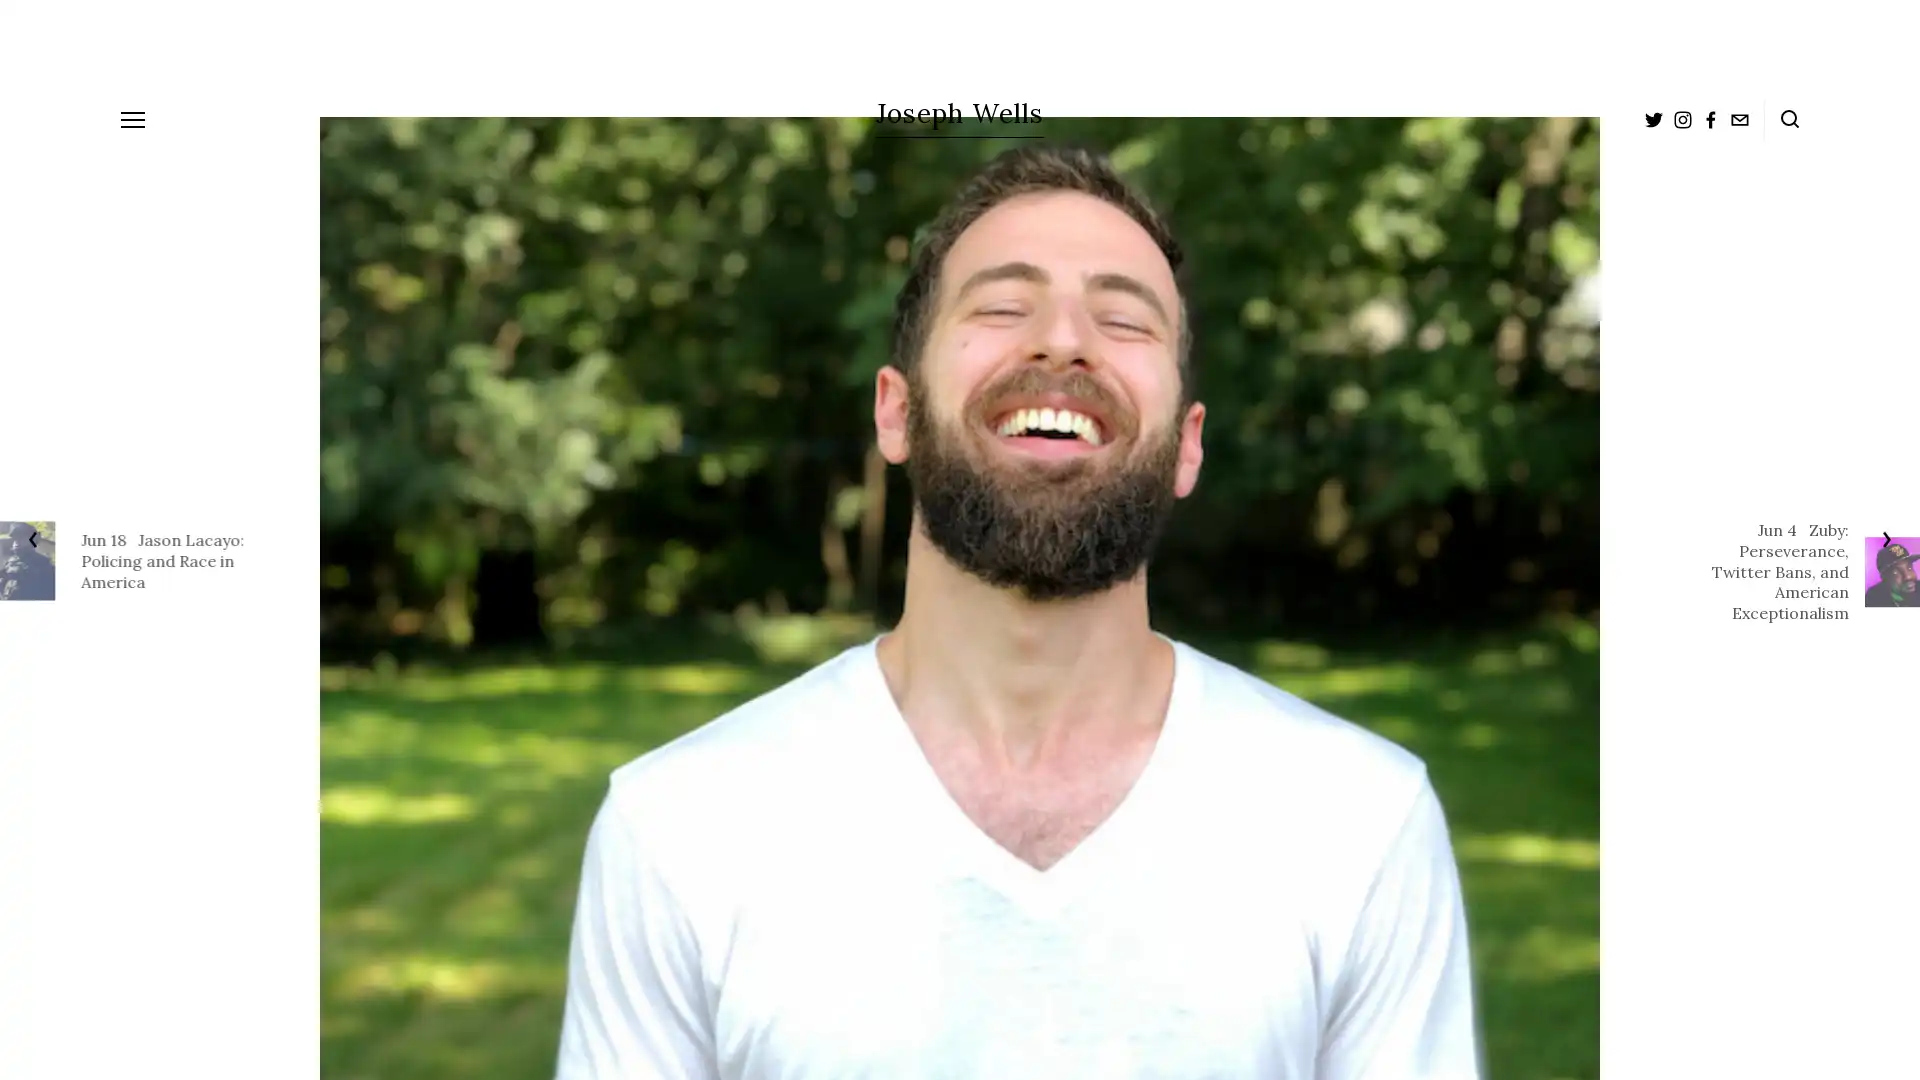 The image size is (1920, 1080). What do you see at coordinates (1129, 582) in the screenshot?
I see `Subscribe` at bounding box center [1129, 582].